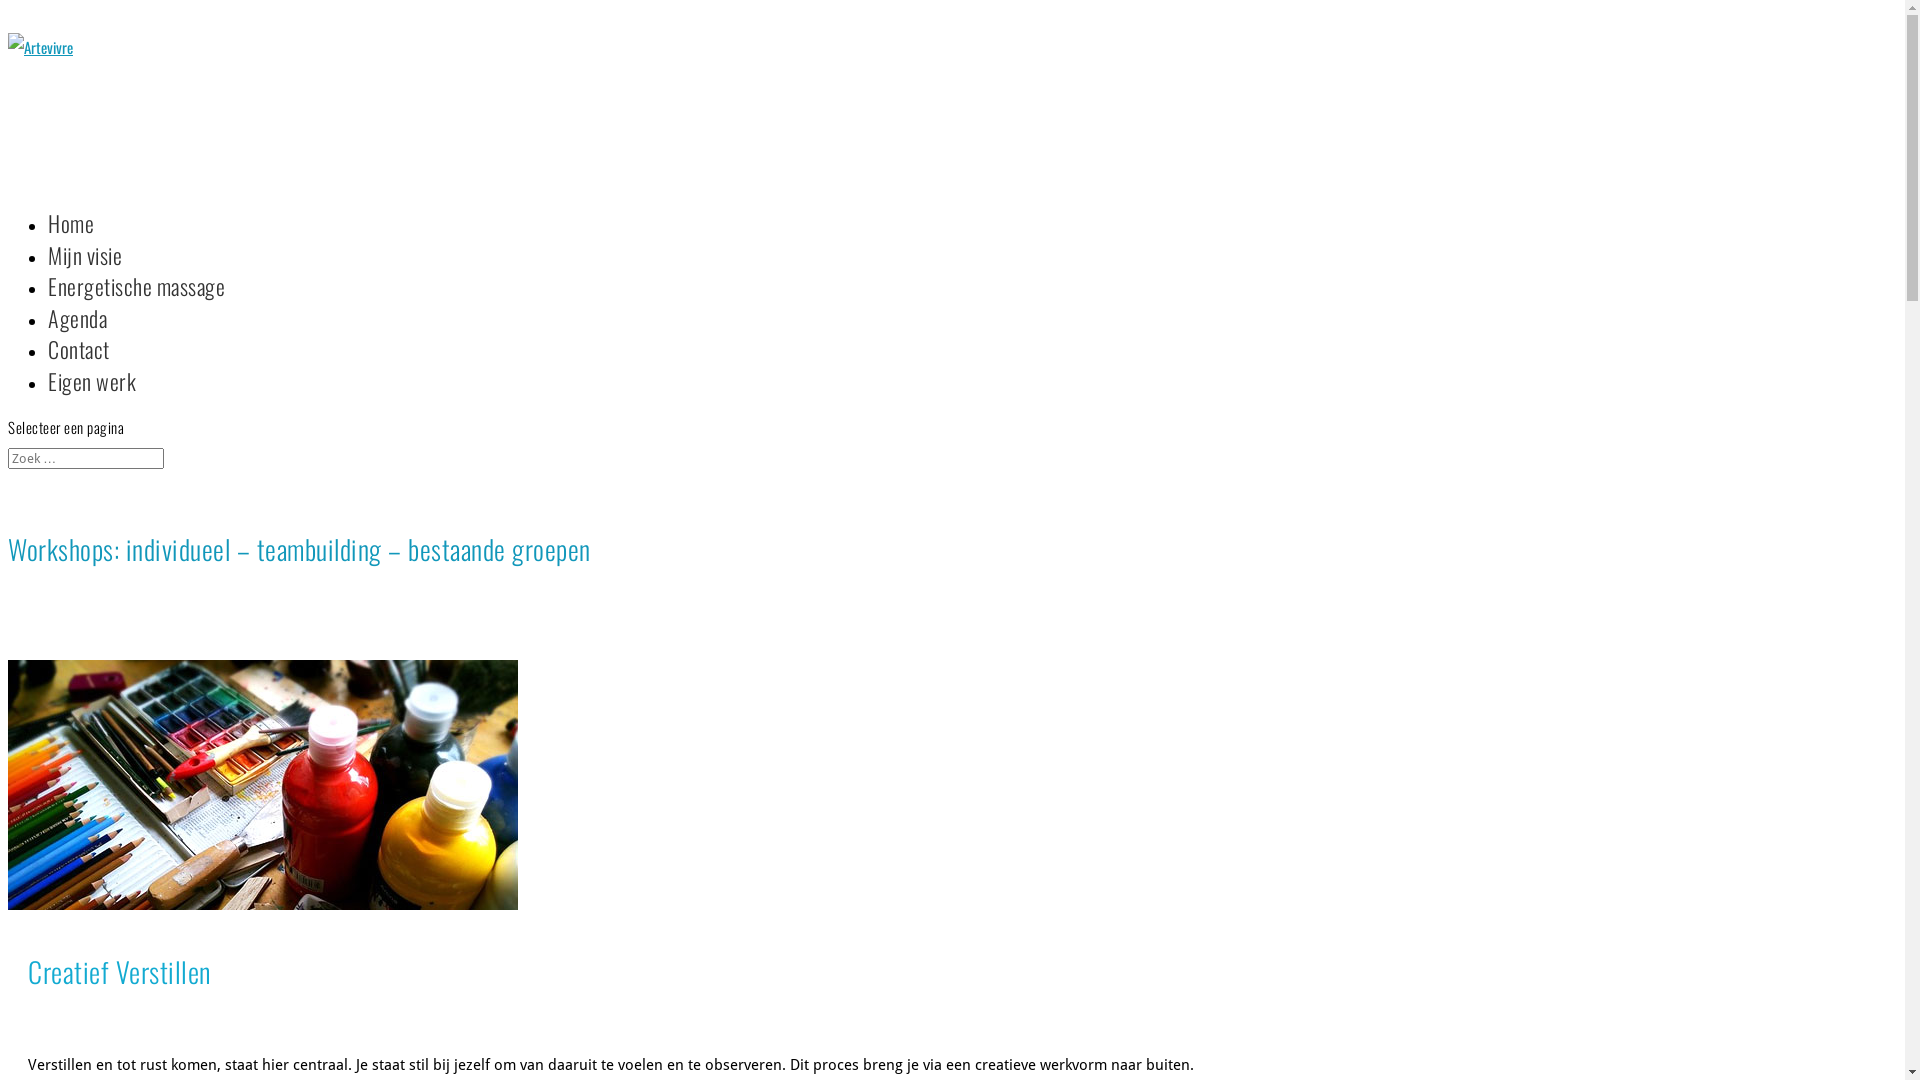 The width and height of the screenshot is (1920, 1080). What do you see at coordinates (8, 458) in the screenshot?
I see `'Zoek naar:'` at bounding box center [8, 458].